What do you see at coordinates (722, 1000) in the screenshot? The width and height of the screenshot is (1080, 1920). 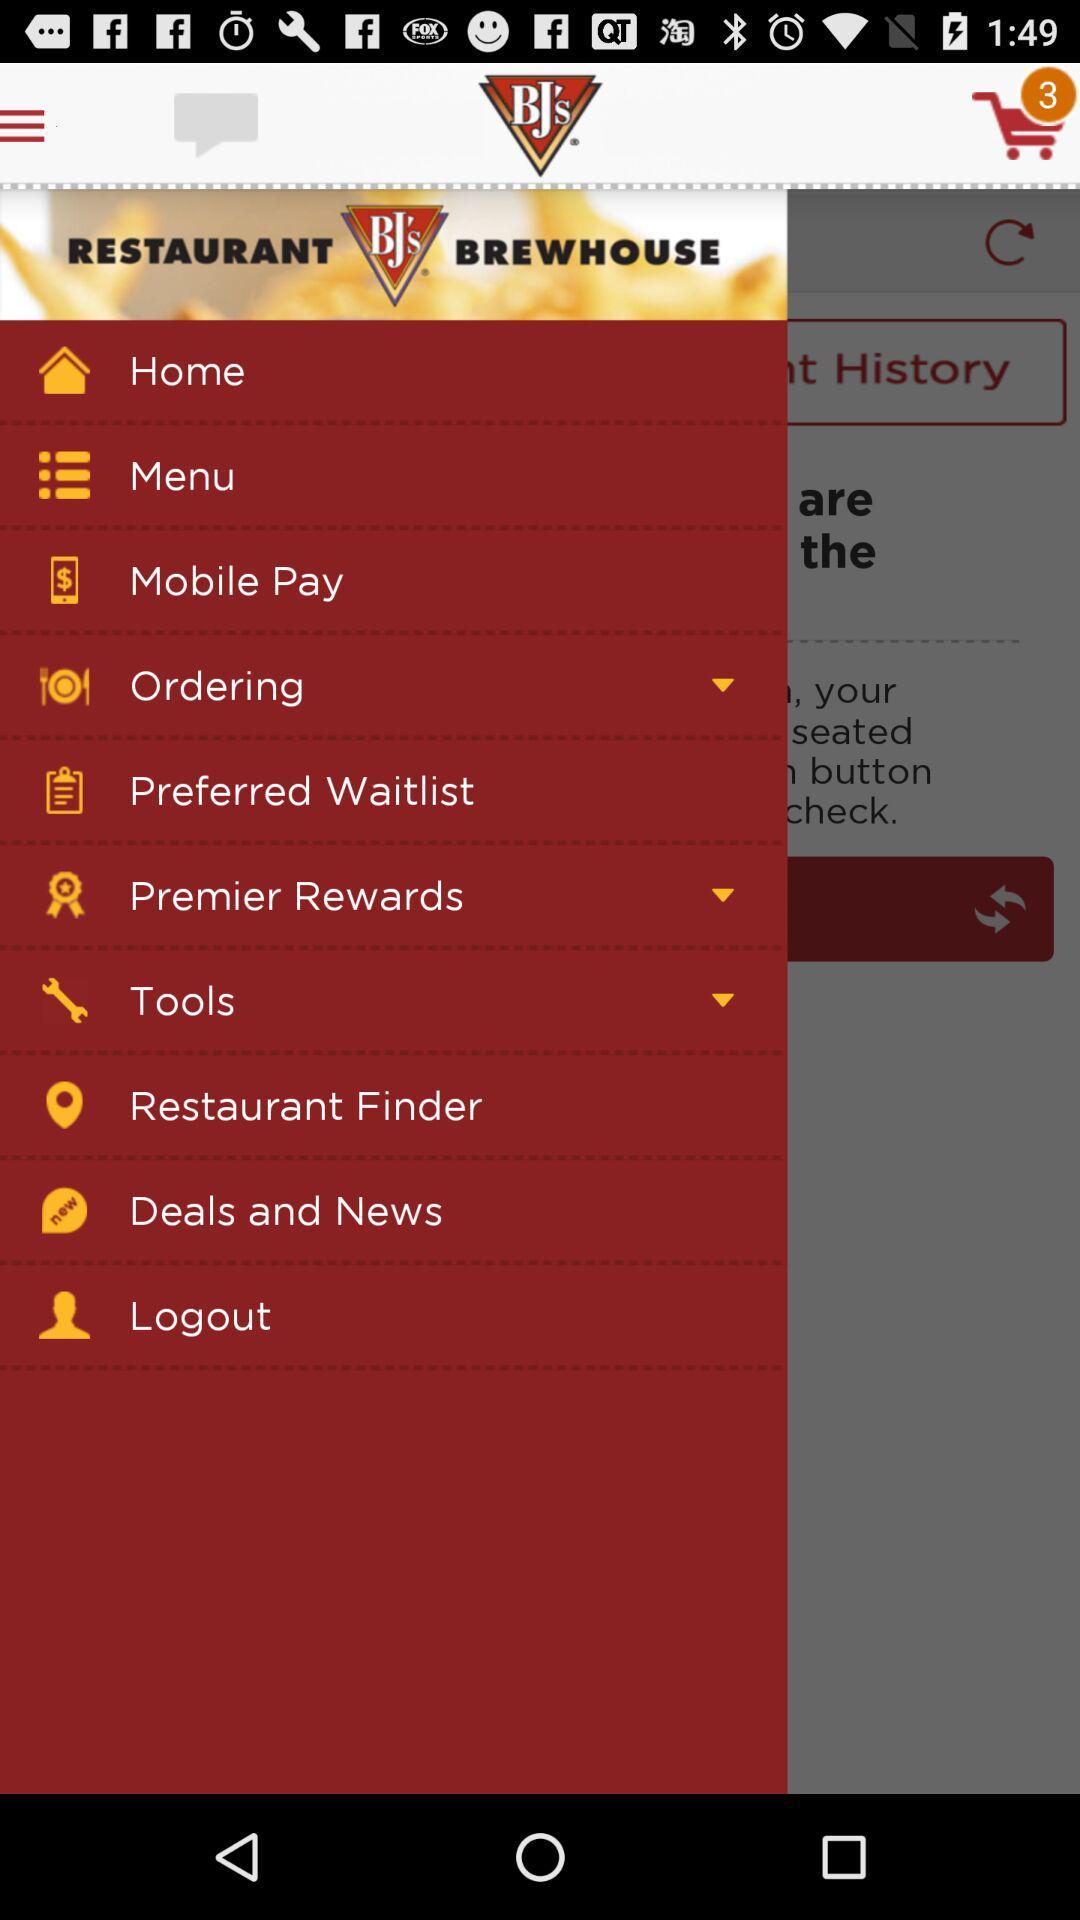 I see `the drop down icon which is right side of the text tools` at bounding box center [722, 1000].